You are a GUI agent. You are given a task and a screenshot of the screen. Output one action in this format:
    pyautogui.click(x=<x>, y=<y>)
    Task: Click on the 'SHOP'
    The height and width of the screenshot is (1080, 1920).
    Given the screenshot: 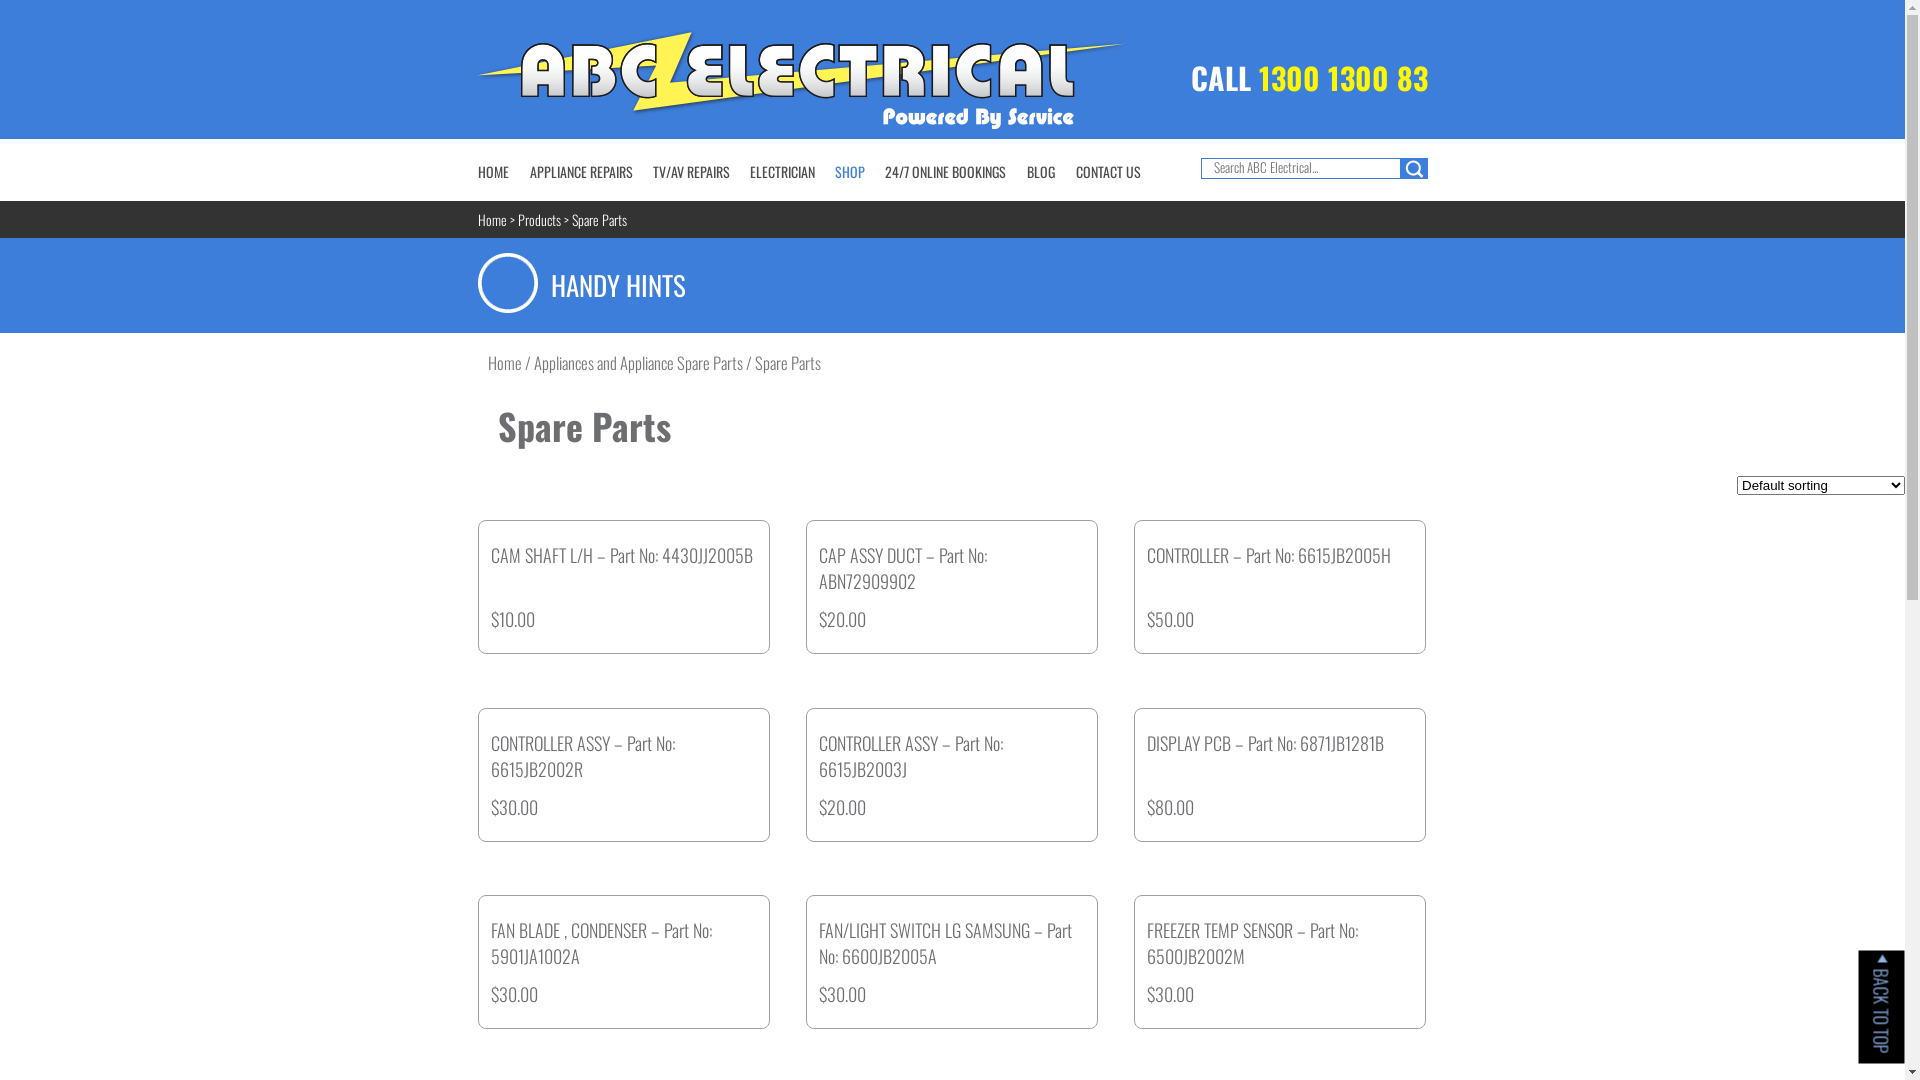 What is the action you would take?
    pyautogui.click(x=849, y=170)
    